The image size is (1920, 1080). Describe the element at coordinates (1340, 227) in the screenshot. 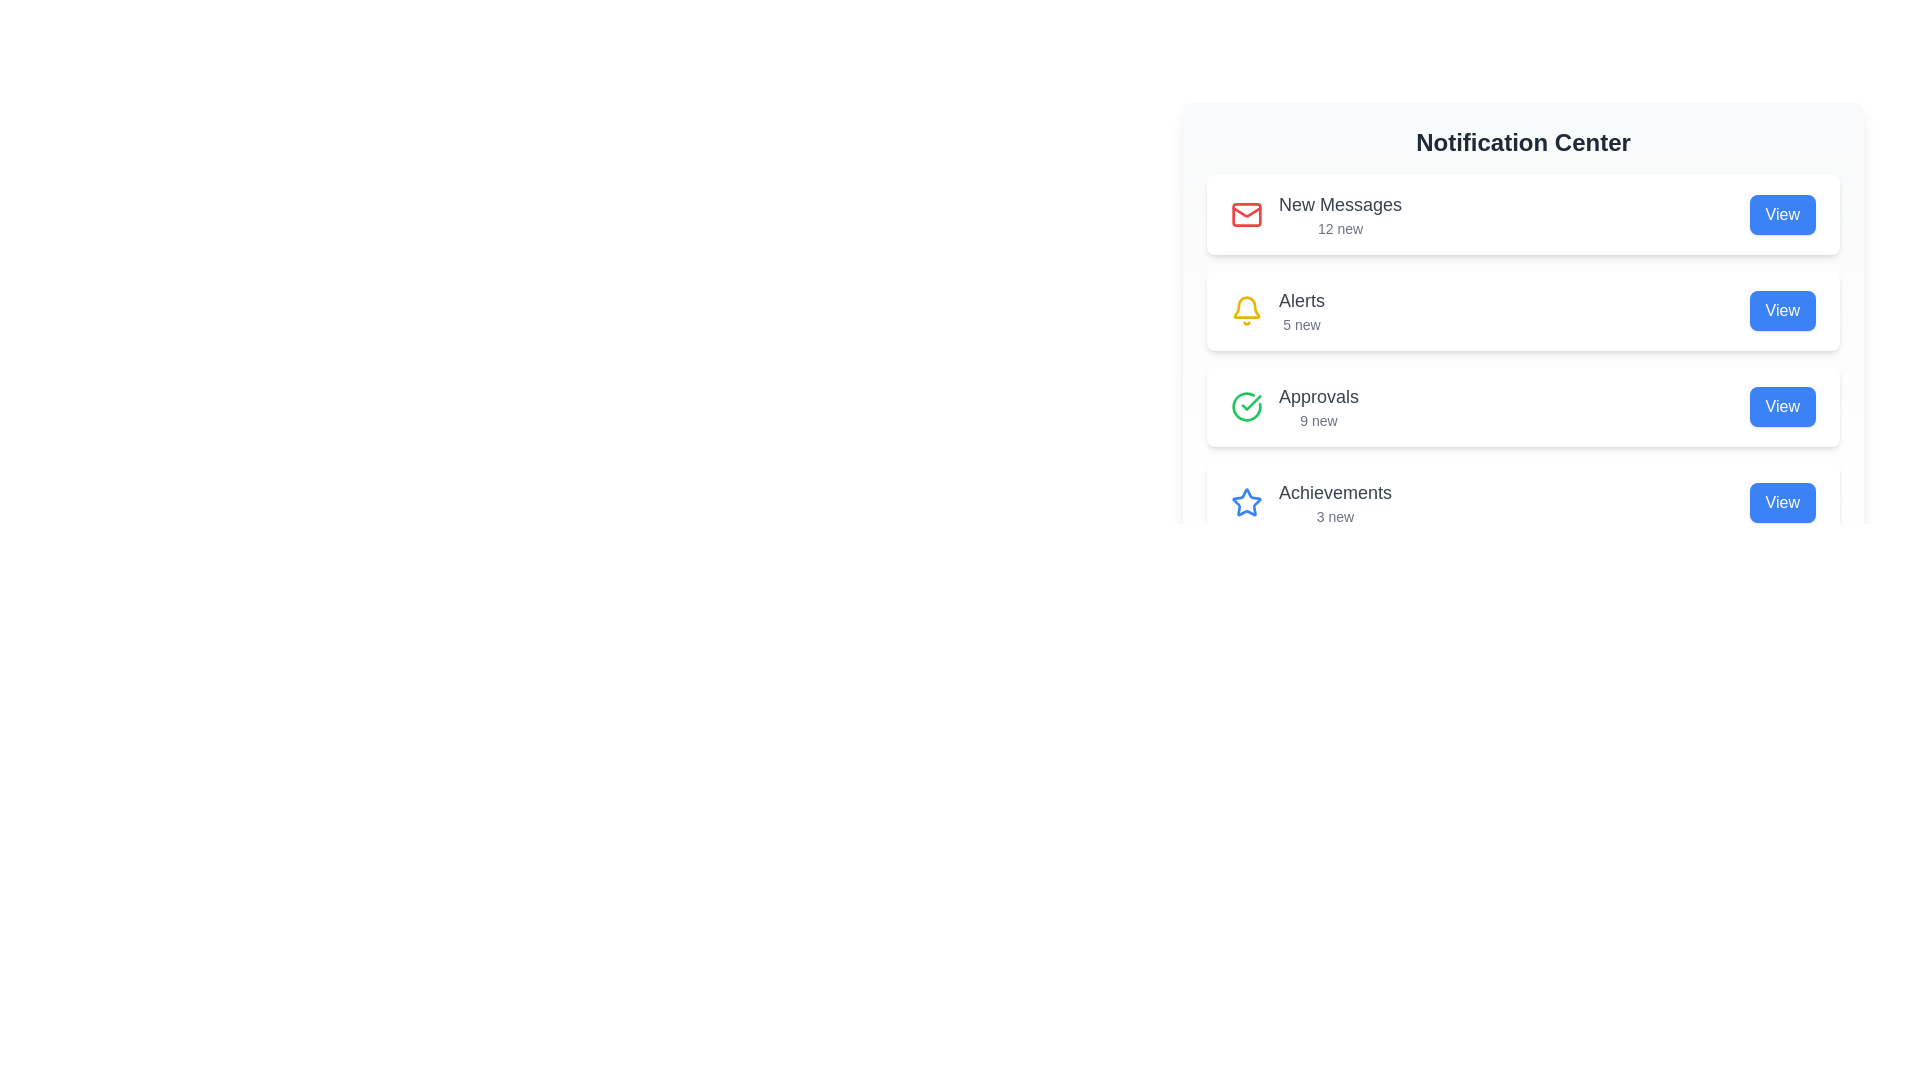

I see `the Text Label that shows the count of new notifications for 'New Messages', located below the text 'New Messages' in the notification section` at that location.